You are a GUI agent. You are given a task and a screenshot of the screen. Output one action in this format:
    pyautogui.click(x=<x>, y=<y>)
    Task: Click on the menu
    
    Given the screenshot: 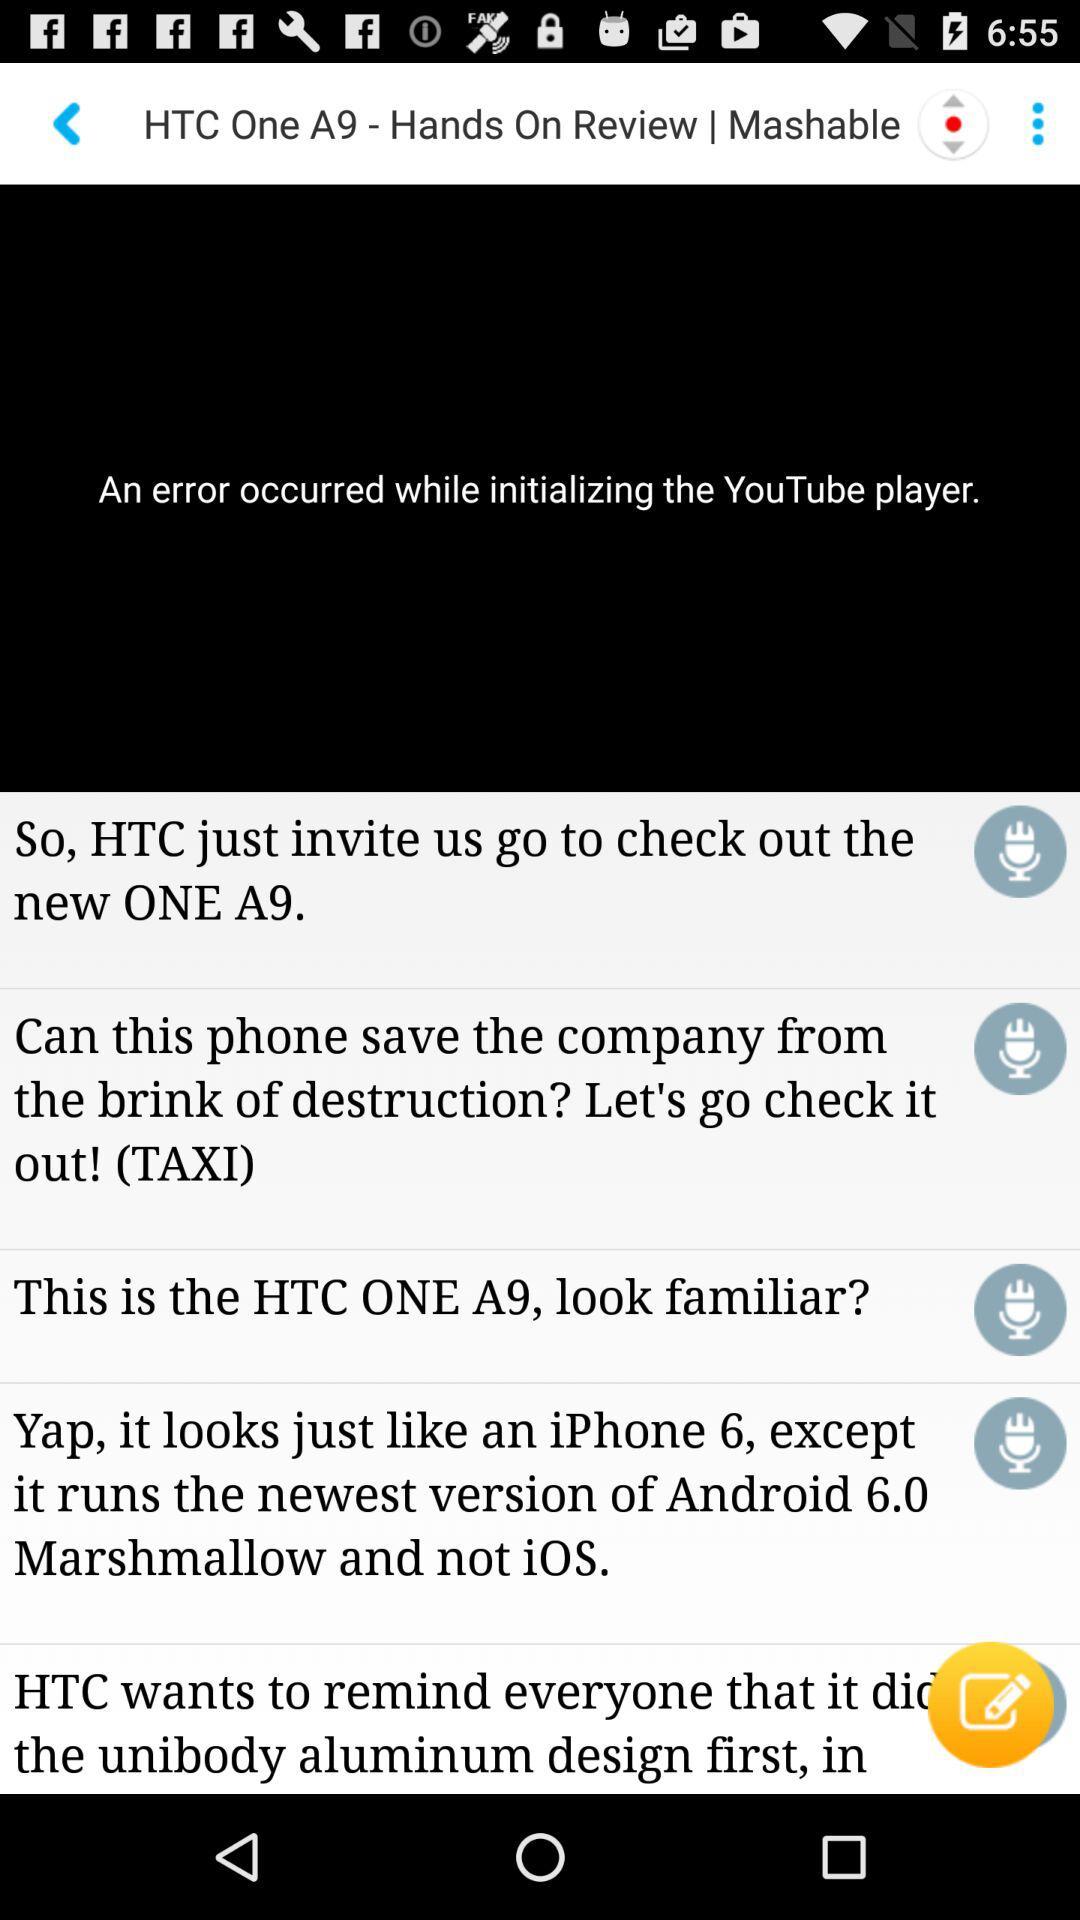 What is the action you would take?
    pyautogui.click(x=1036, y=122)
    